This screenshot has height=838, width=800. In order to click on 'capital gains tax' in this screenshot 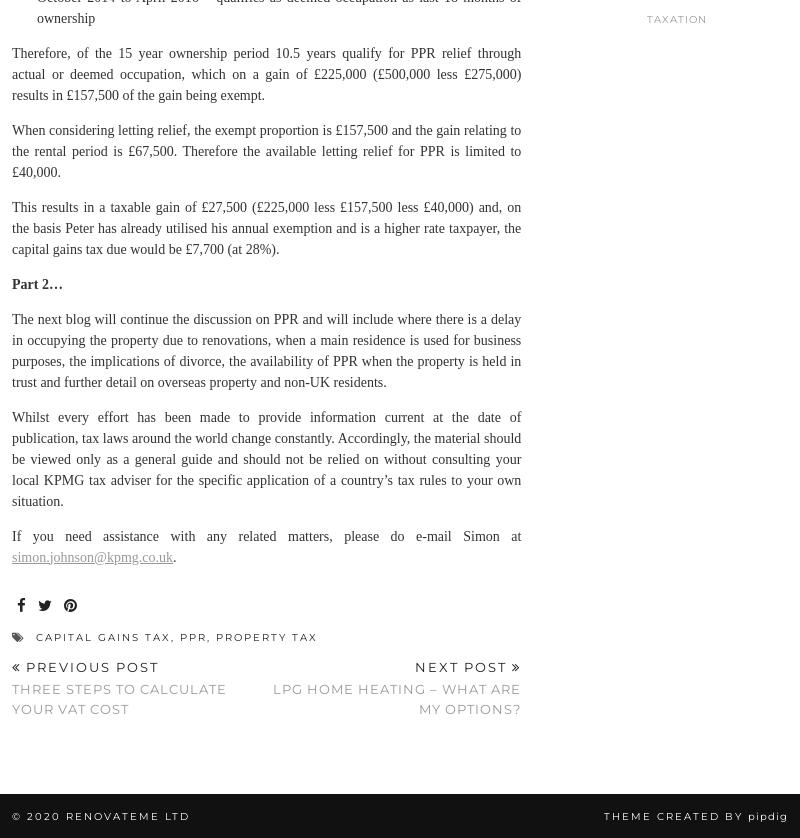, I will do `click(35, 635)`.